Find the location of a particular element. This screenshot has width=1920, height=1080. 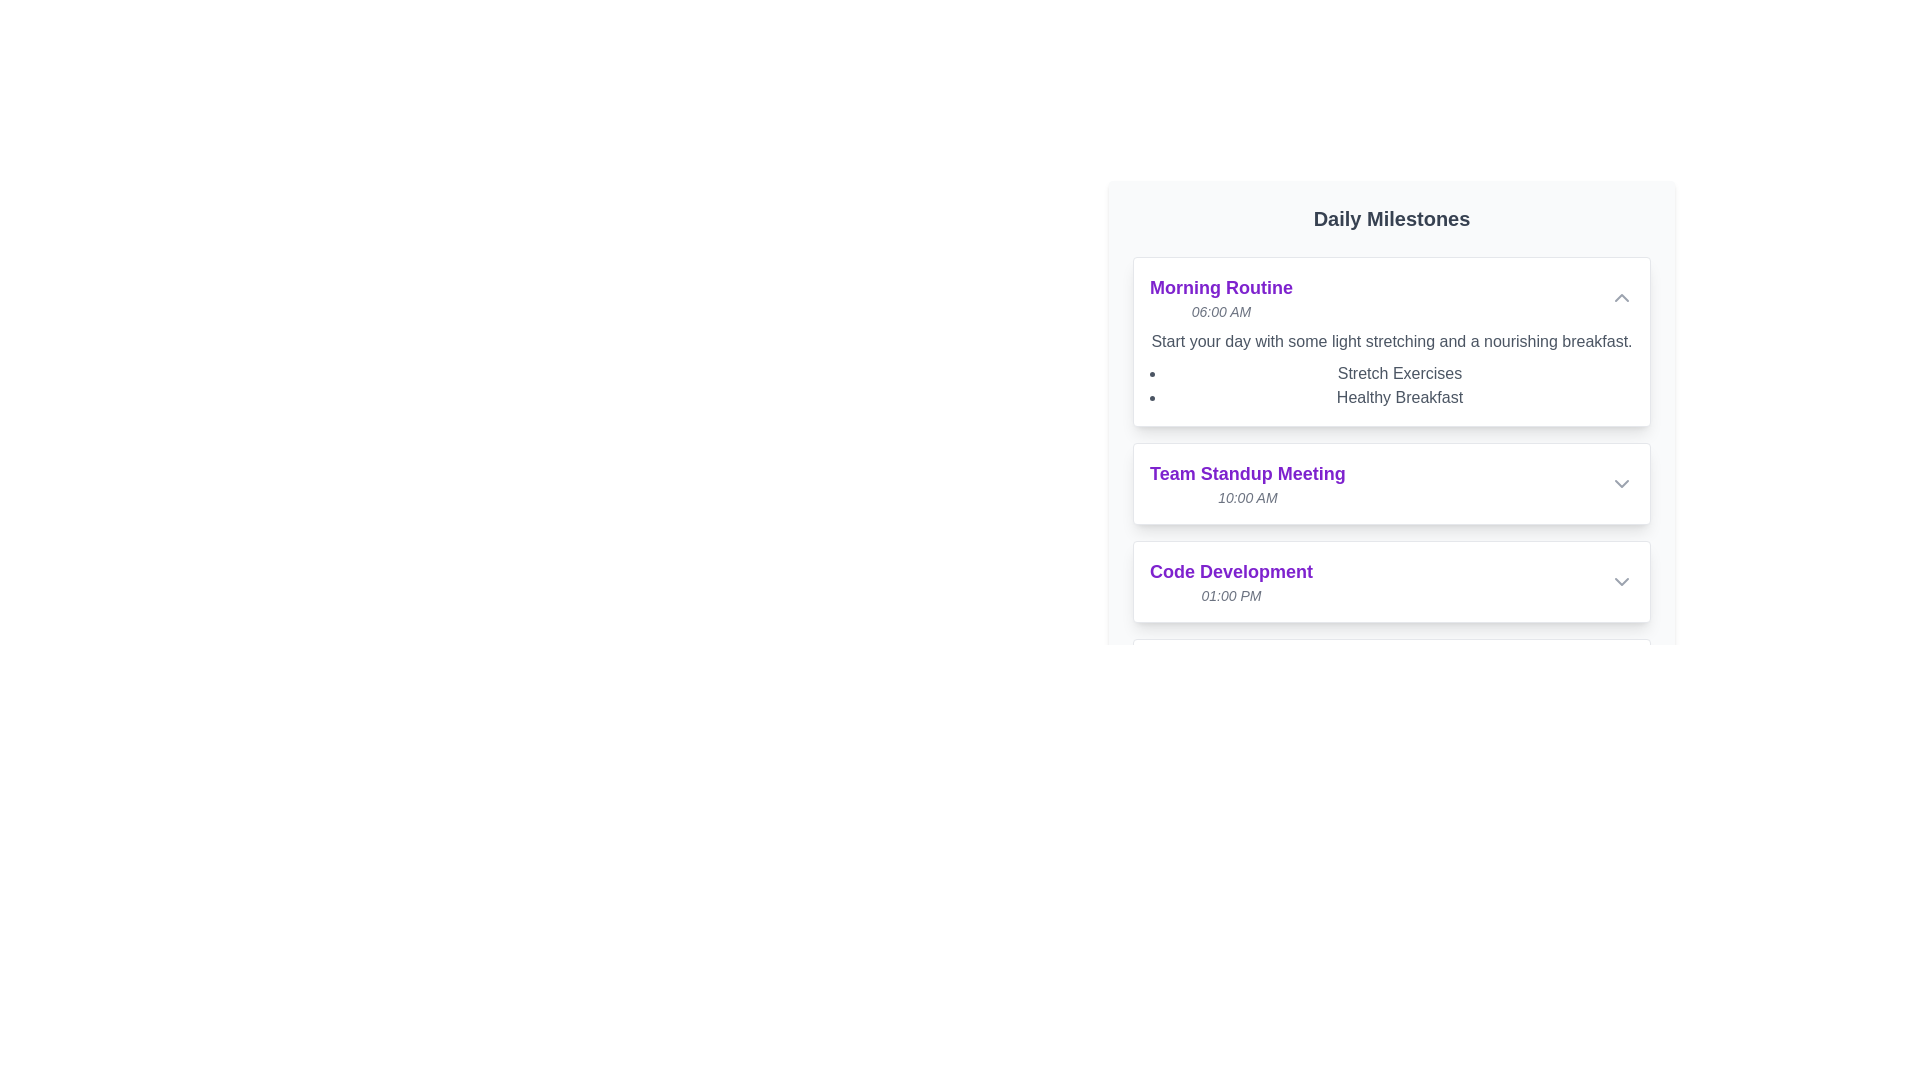

the text element displaying '01:00 PM' in italic gray font, located beneath the bold purple title 'Code Development' in the 'Daily Milestones' section is located at coordinates (1230, 595).